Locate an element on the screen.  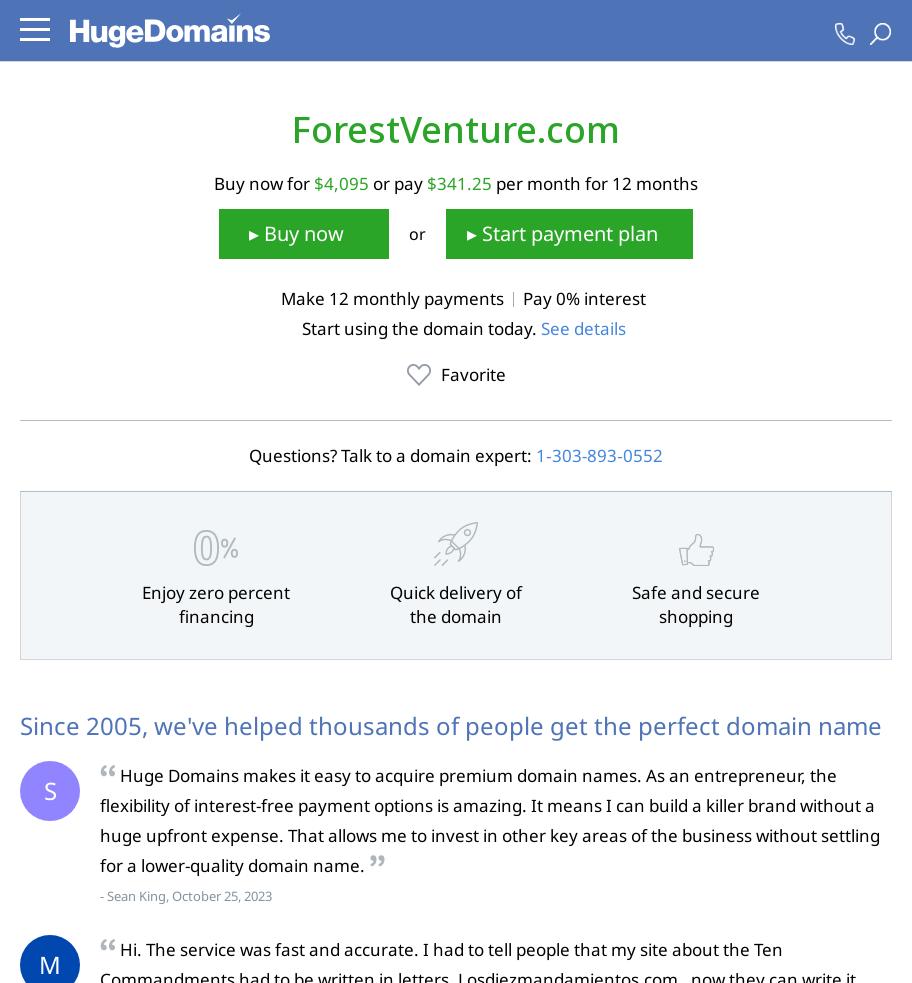
'Safe and secure shopping' is located at coordinates (632, 604).